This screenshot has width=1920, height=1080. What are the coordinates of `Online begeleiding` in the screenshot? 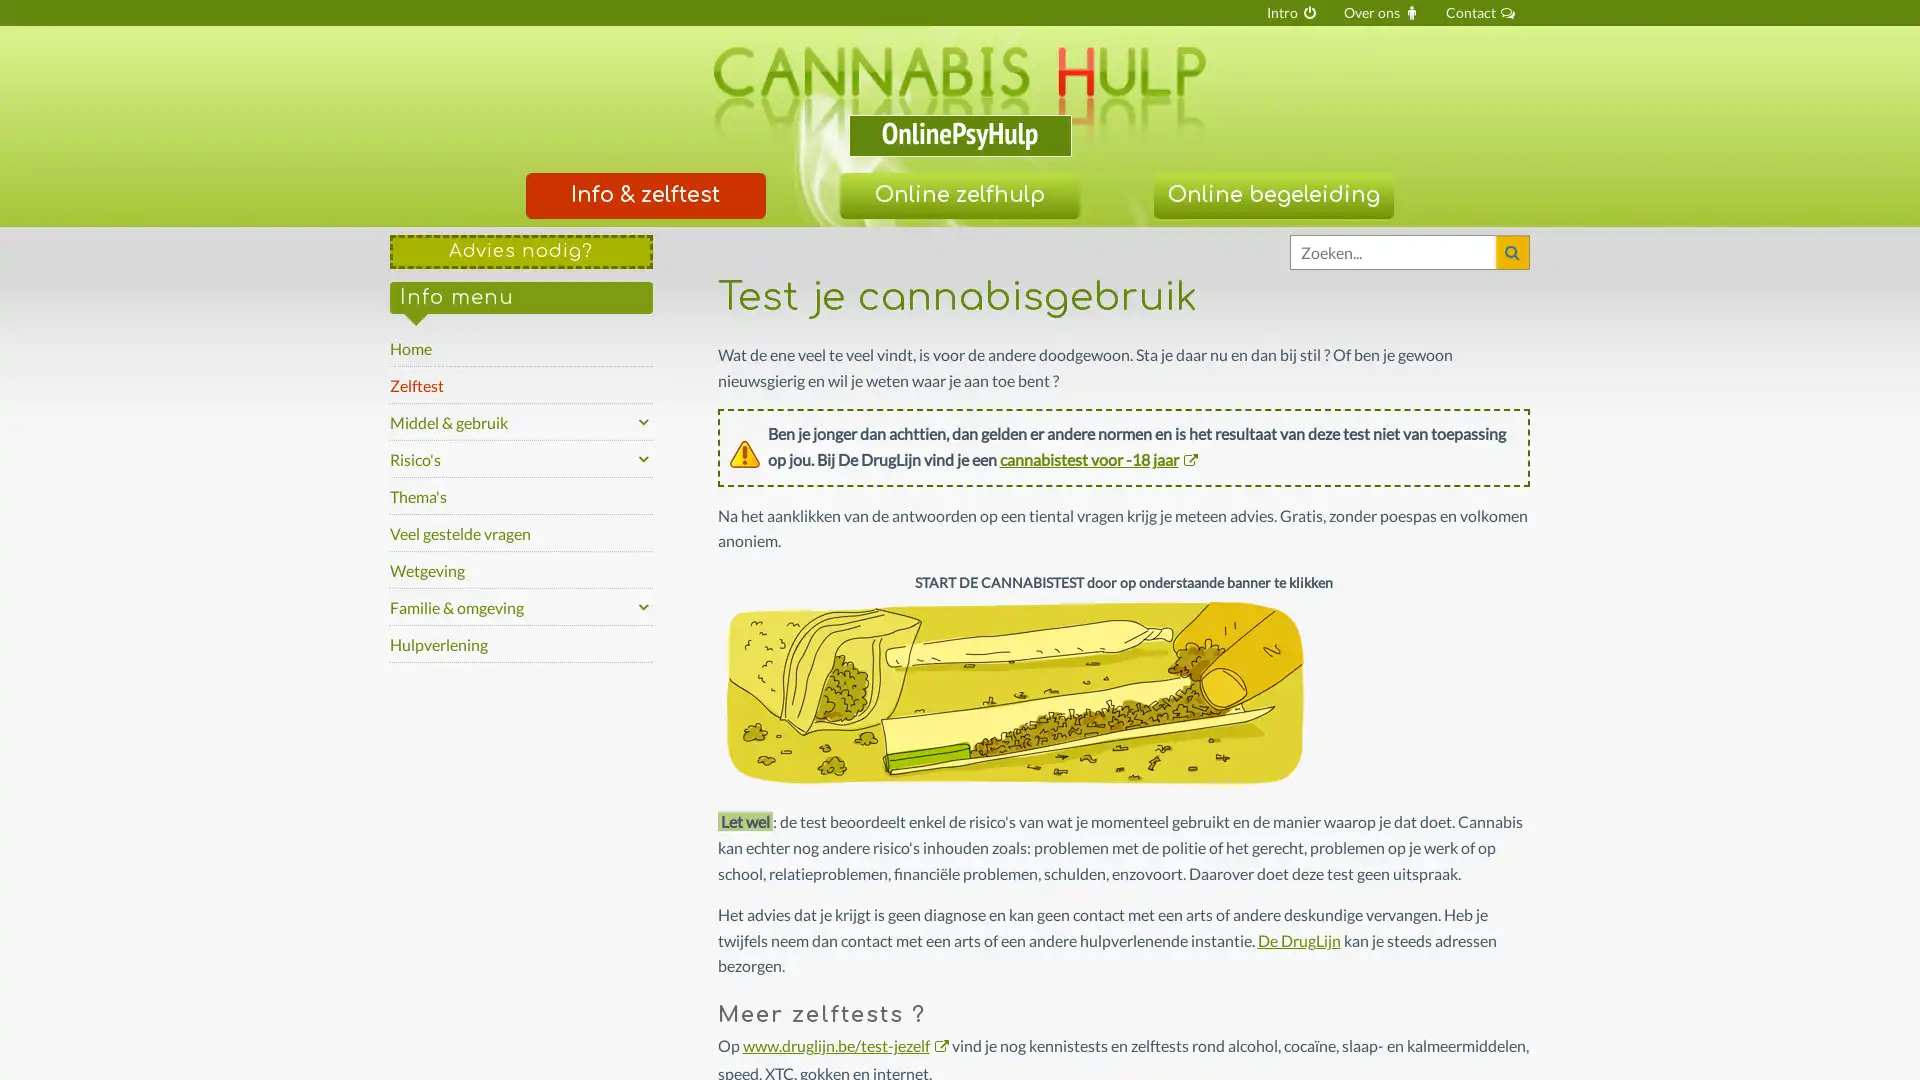 It's located at (1271, 195).